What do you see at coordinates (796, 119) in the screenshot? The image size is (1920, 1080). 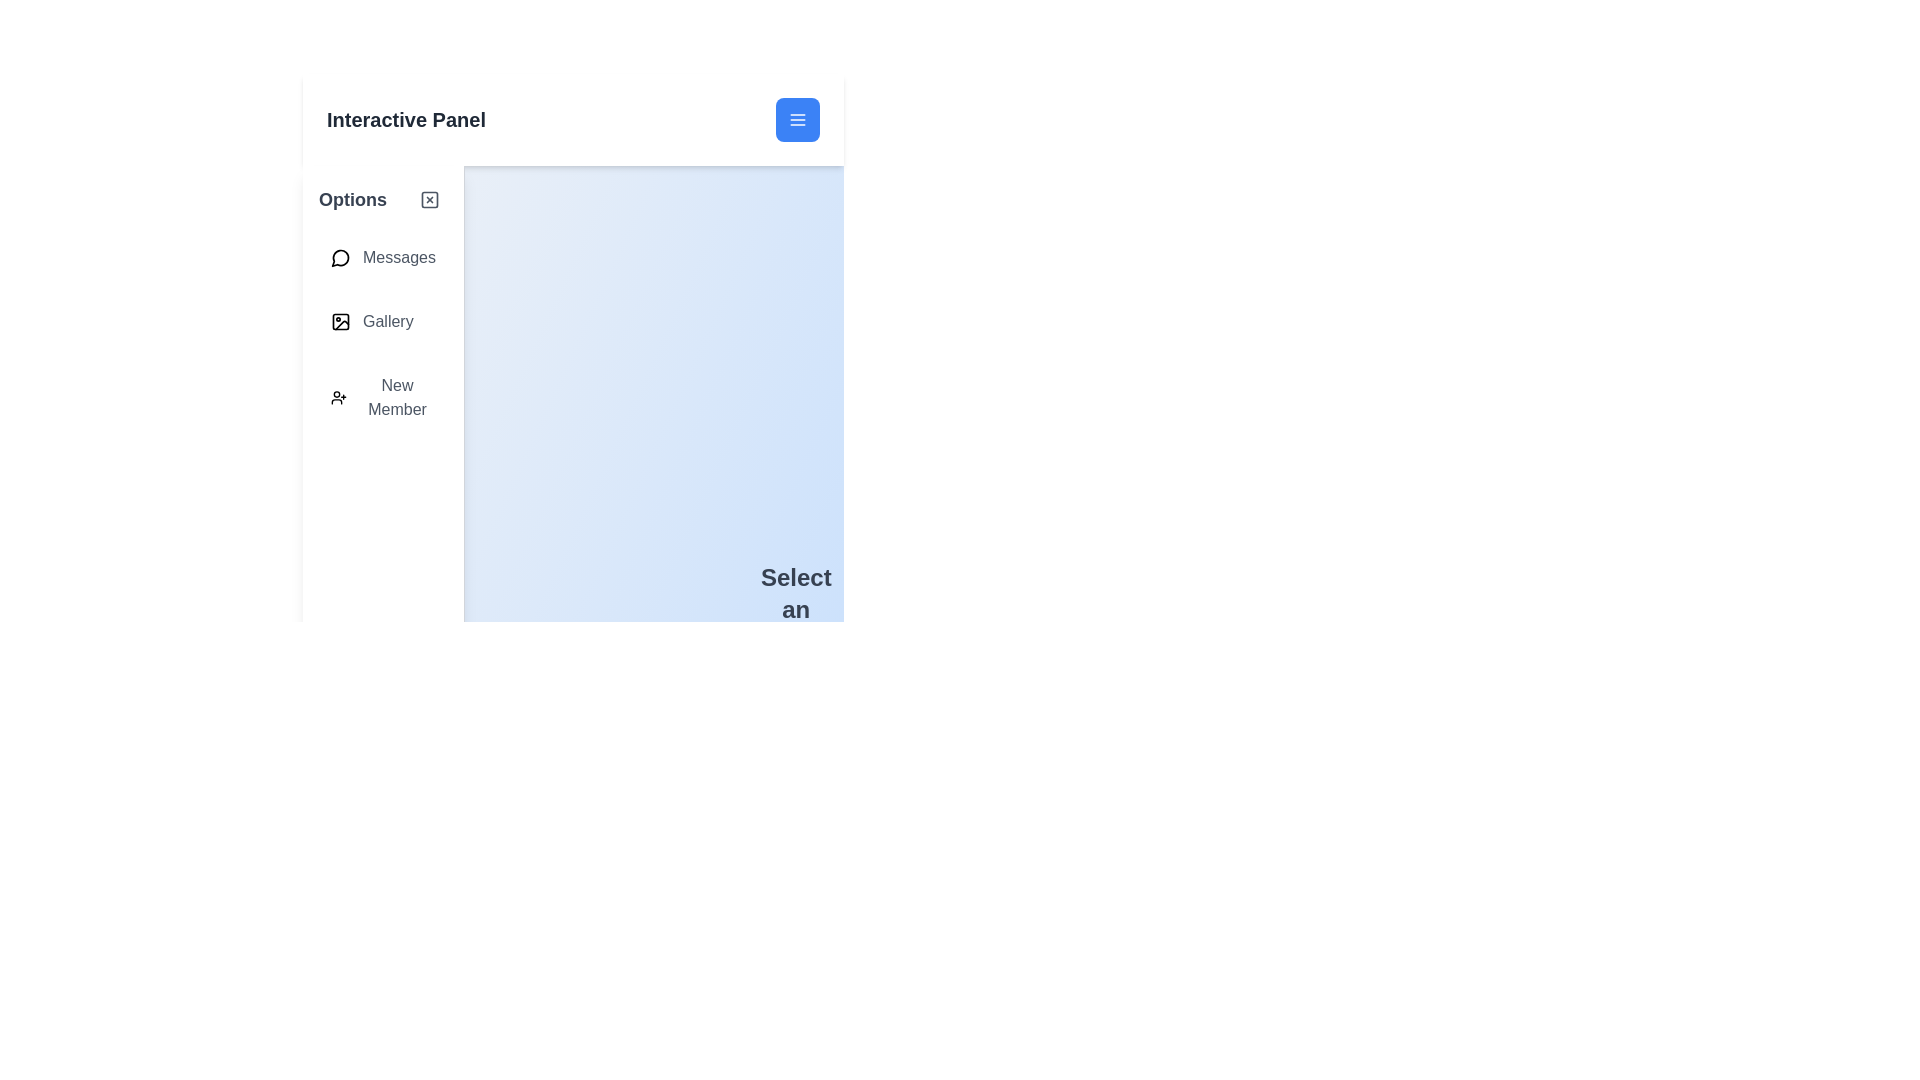 I see `the blue rounded rectangular button with white horizontal lines in the center, located in the top-right corner of the 'Interactive Panel'` at bounding box center [796, 119].